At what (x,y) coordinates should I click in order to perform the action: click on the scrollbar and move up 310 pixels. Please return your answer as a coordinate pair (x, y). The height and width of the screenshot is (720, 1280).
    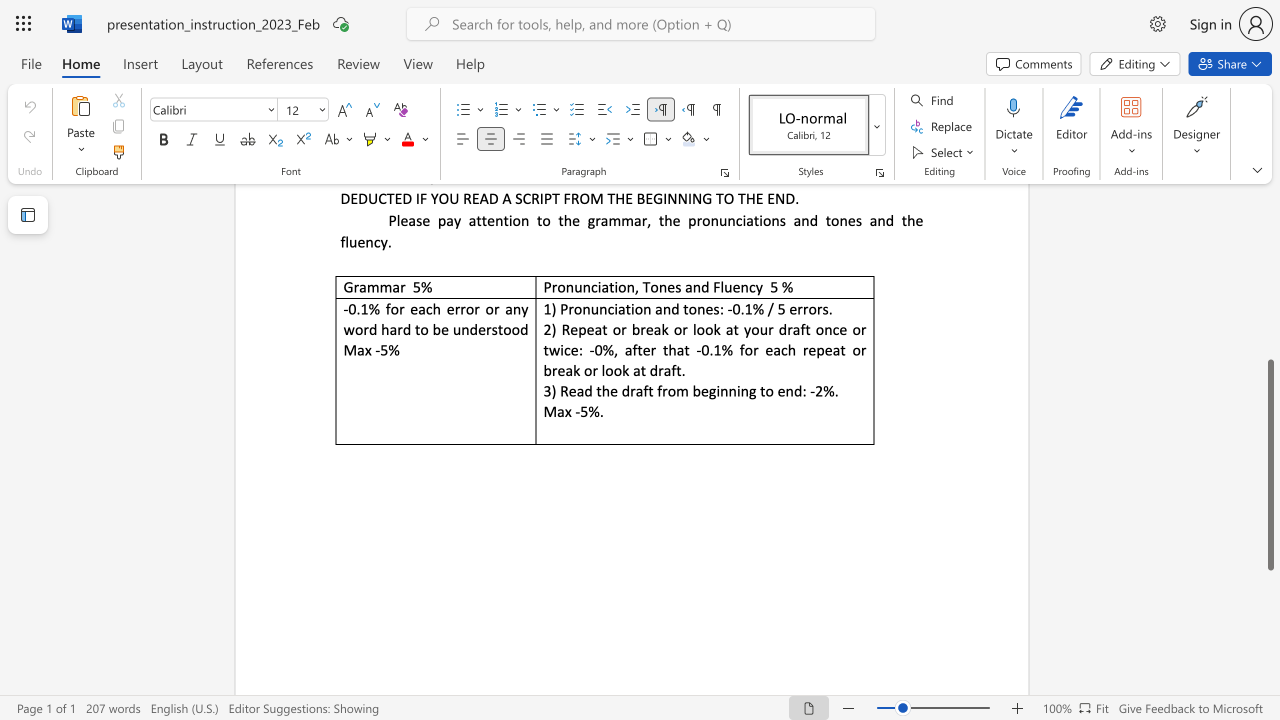
    Looking at the image, I should click on (1269, 465).